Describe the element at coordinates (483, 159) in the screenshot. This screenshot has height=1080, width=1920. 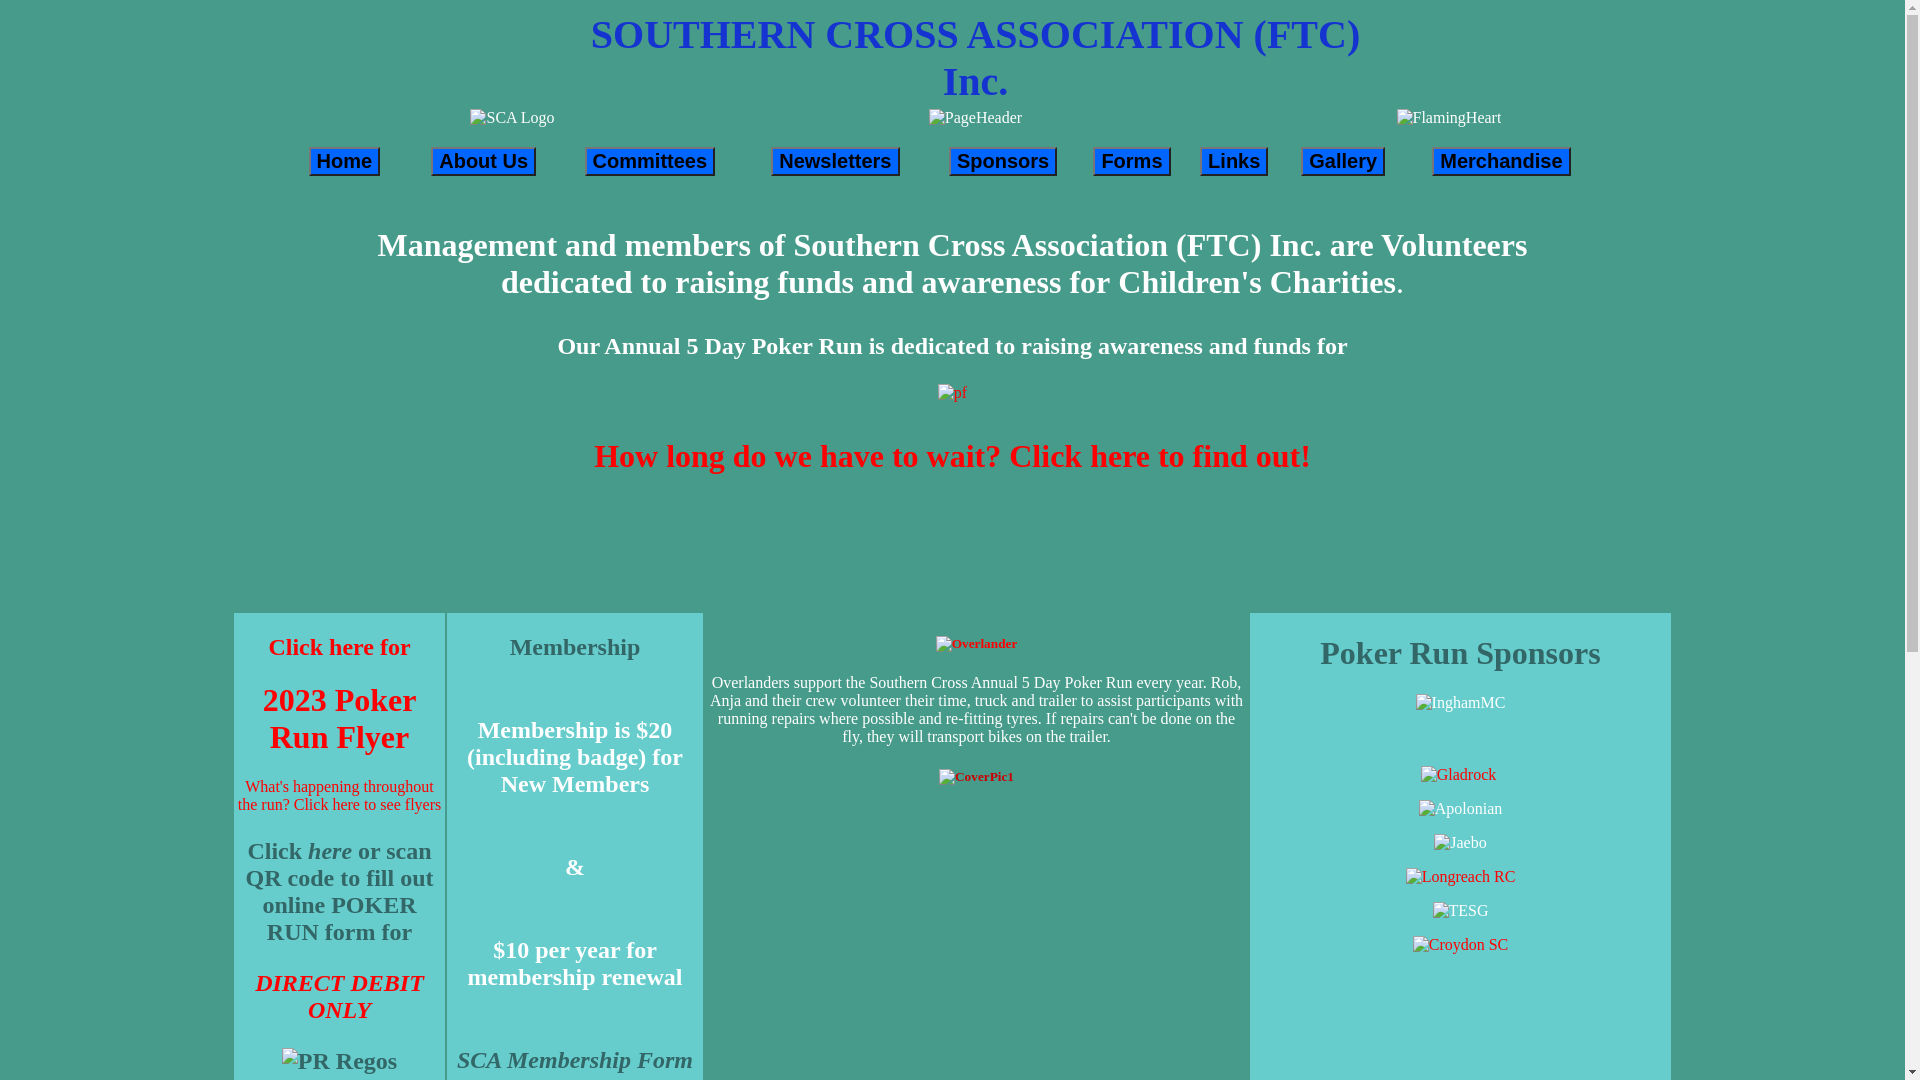
I see `'About Us'` at that location.